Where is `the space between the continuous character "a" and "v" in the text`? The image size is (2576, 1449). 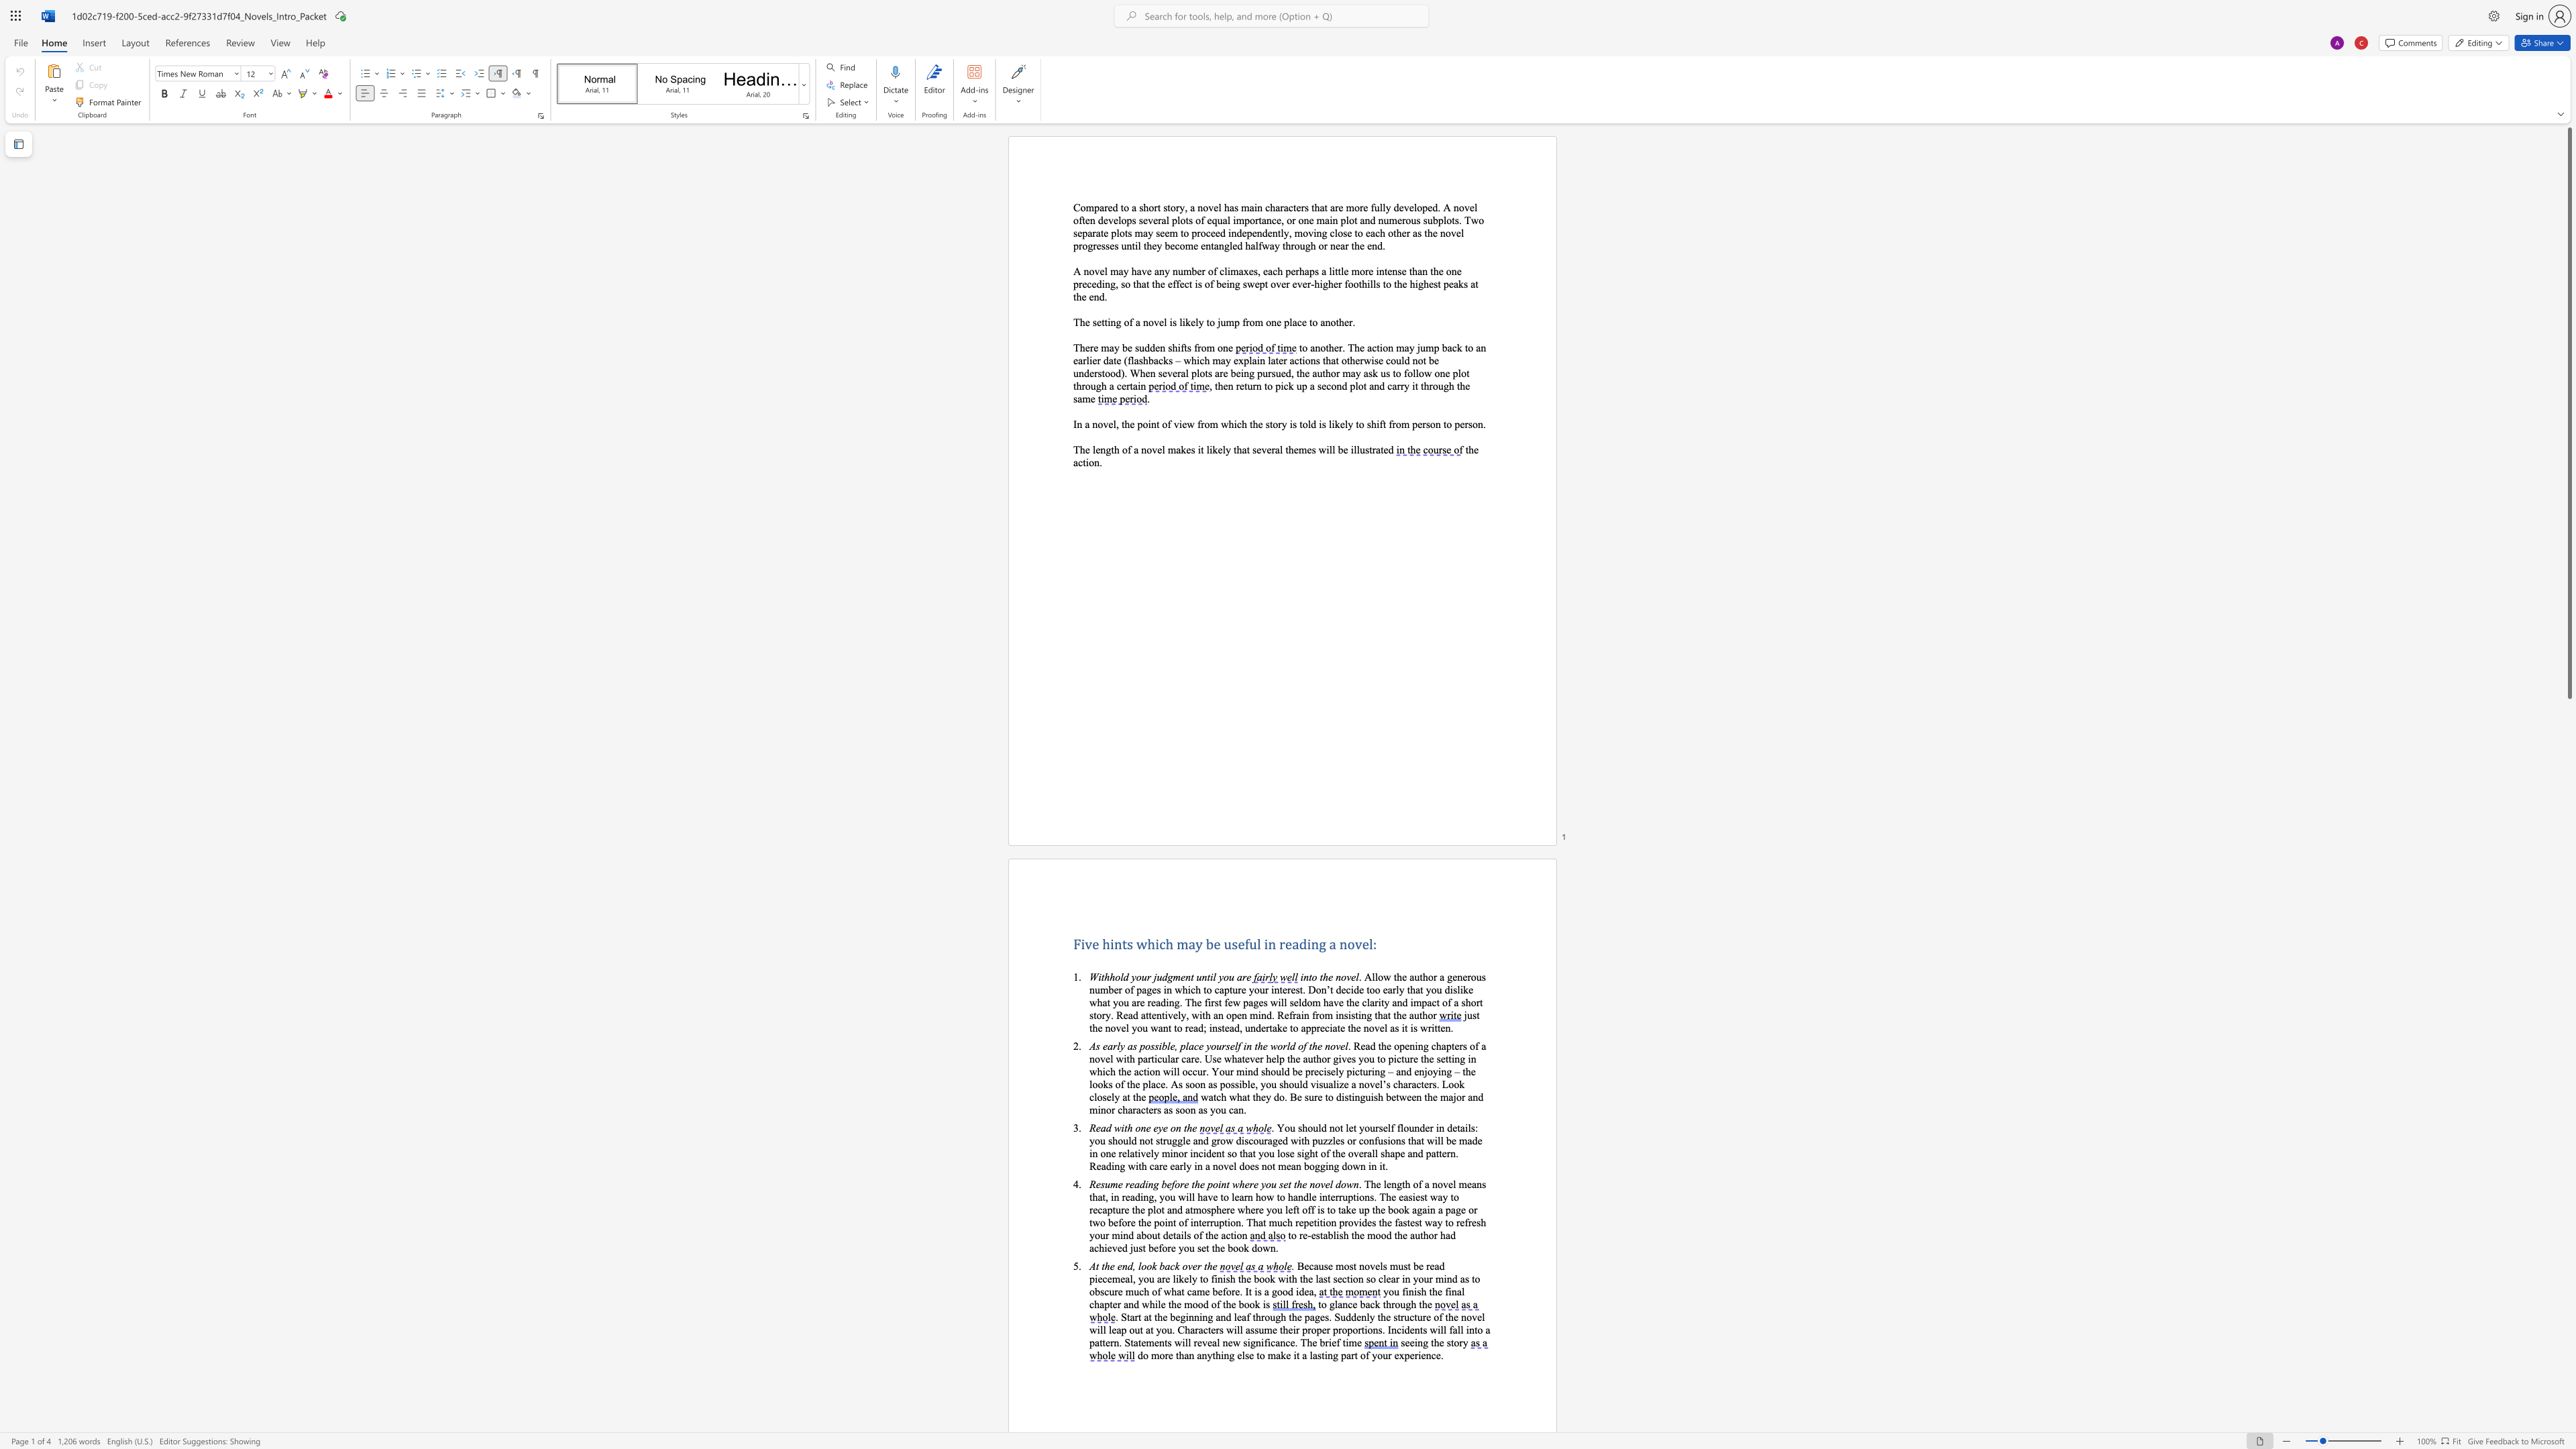 the space between the continuous character "a" and "v" in the text is located at coordinates (1140, 271).